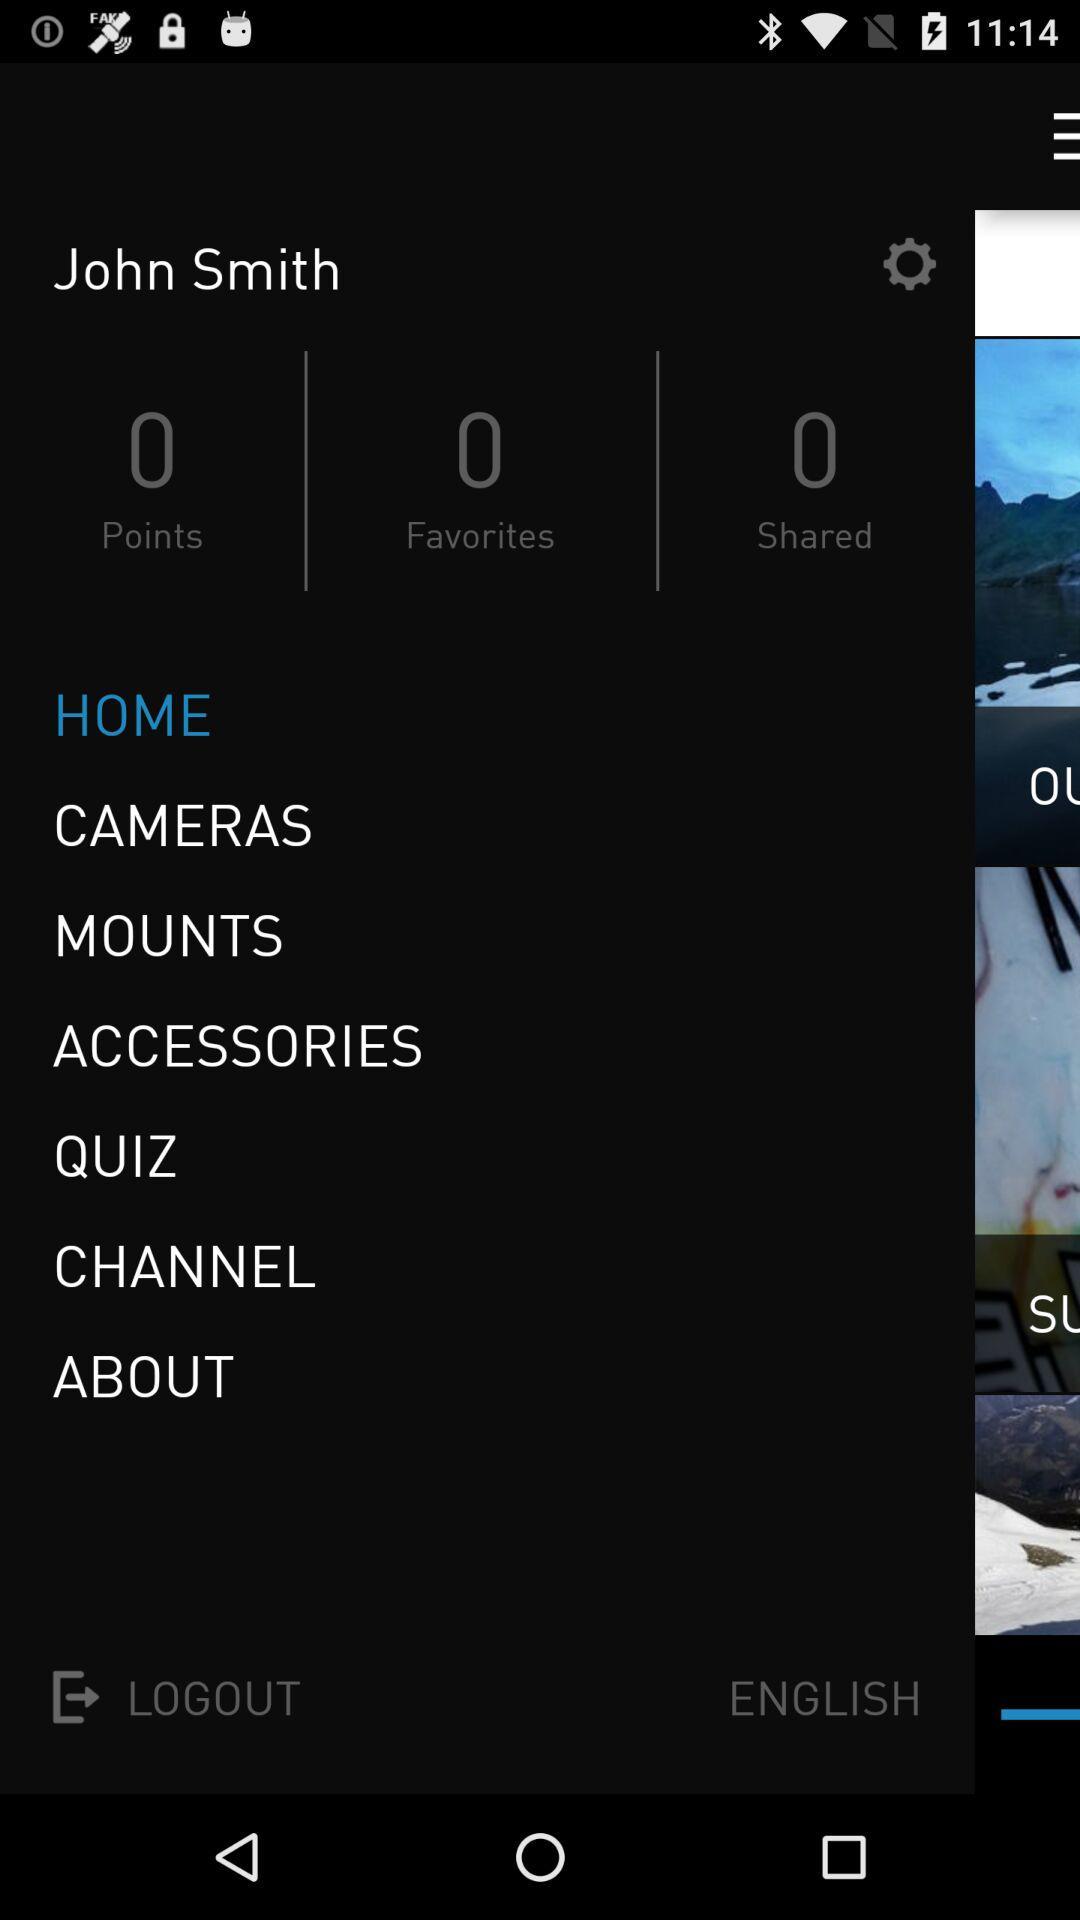 This screenshot has height=1920, width=1080. What do you see at coordinates (237, 1043) in the screenshot?
I see `icon above quiz  icon` at bounding box center [237, 1043].